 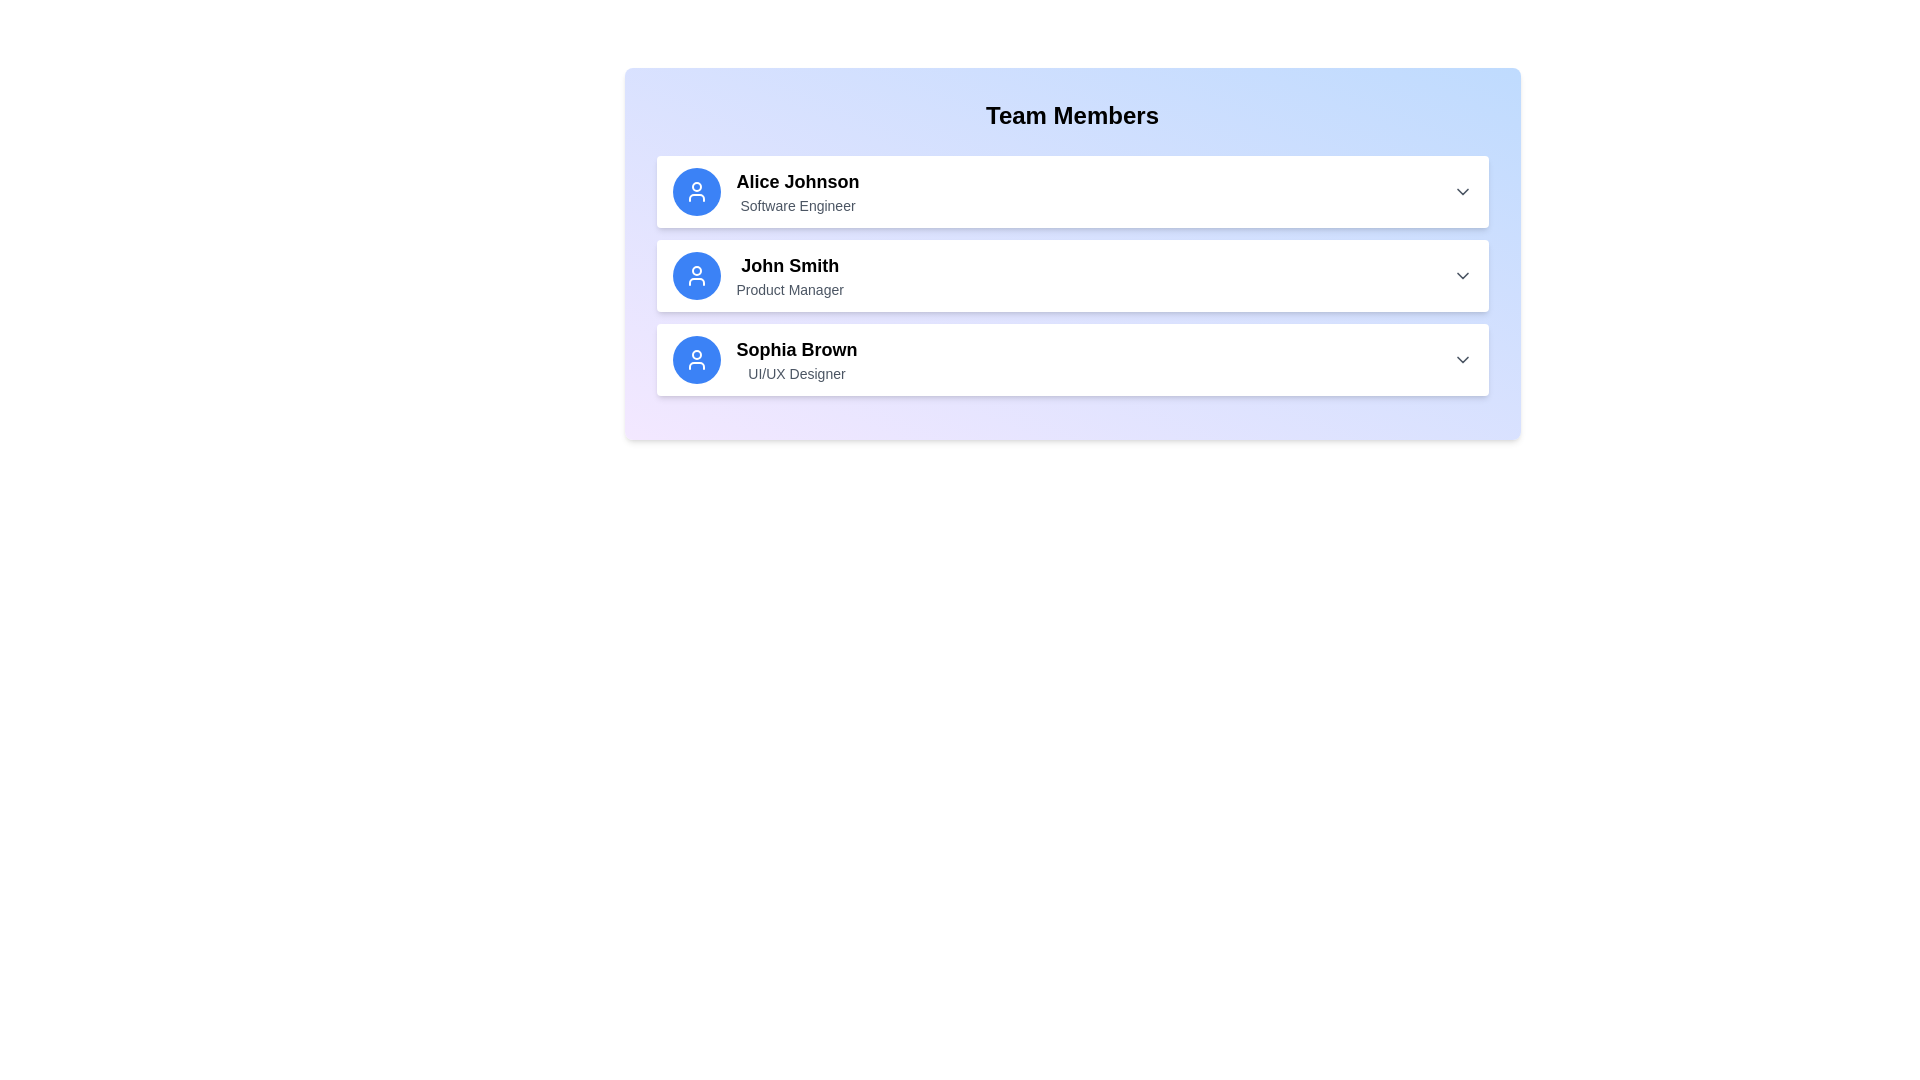 I want to click on the profile icon representing 'Sophia Brown' located within a circular blue button on the left side of the third group of team members, so click(x=696, y=358).